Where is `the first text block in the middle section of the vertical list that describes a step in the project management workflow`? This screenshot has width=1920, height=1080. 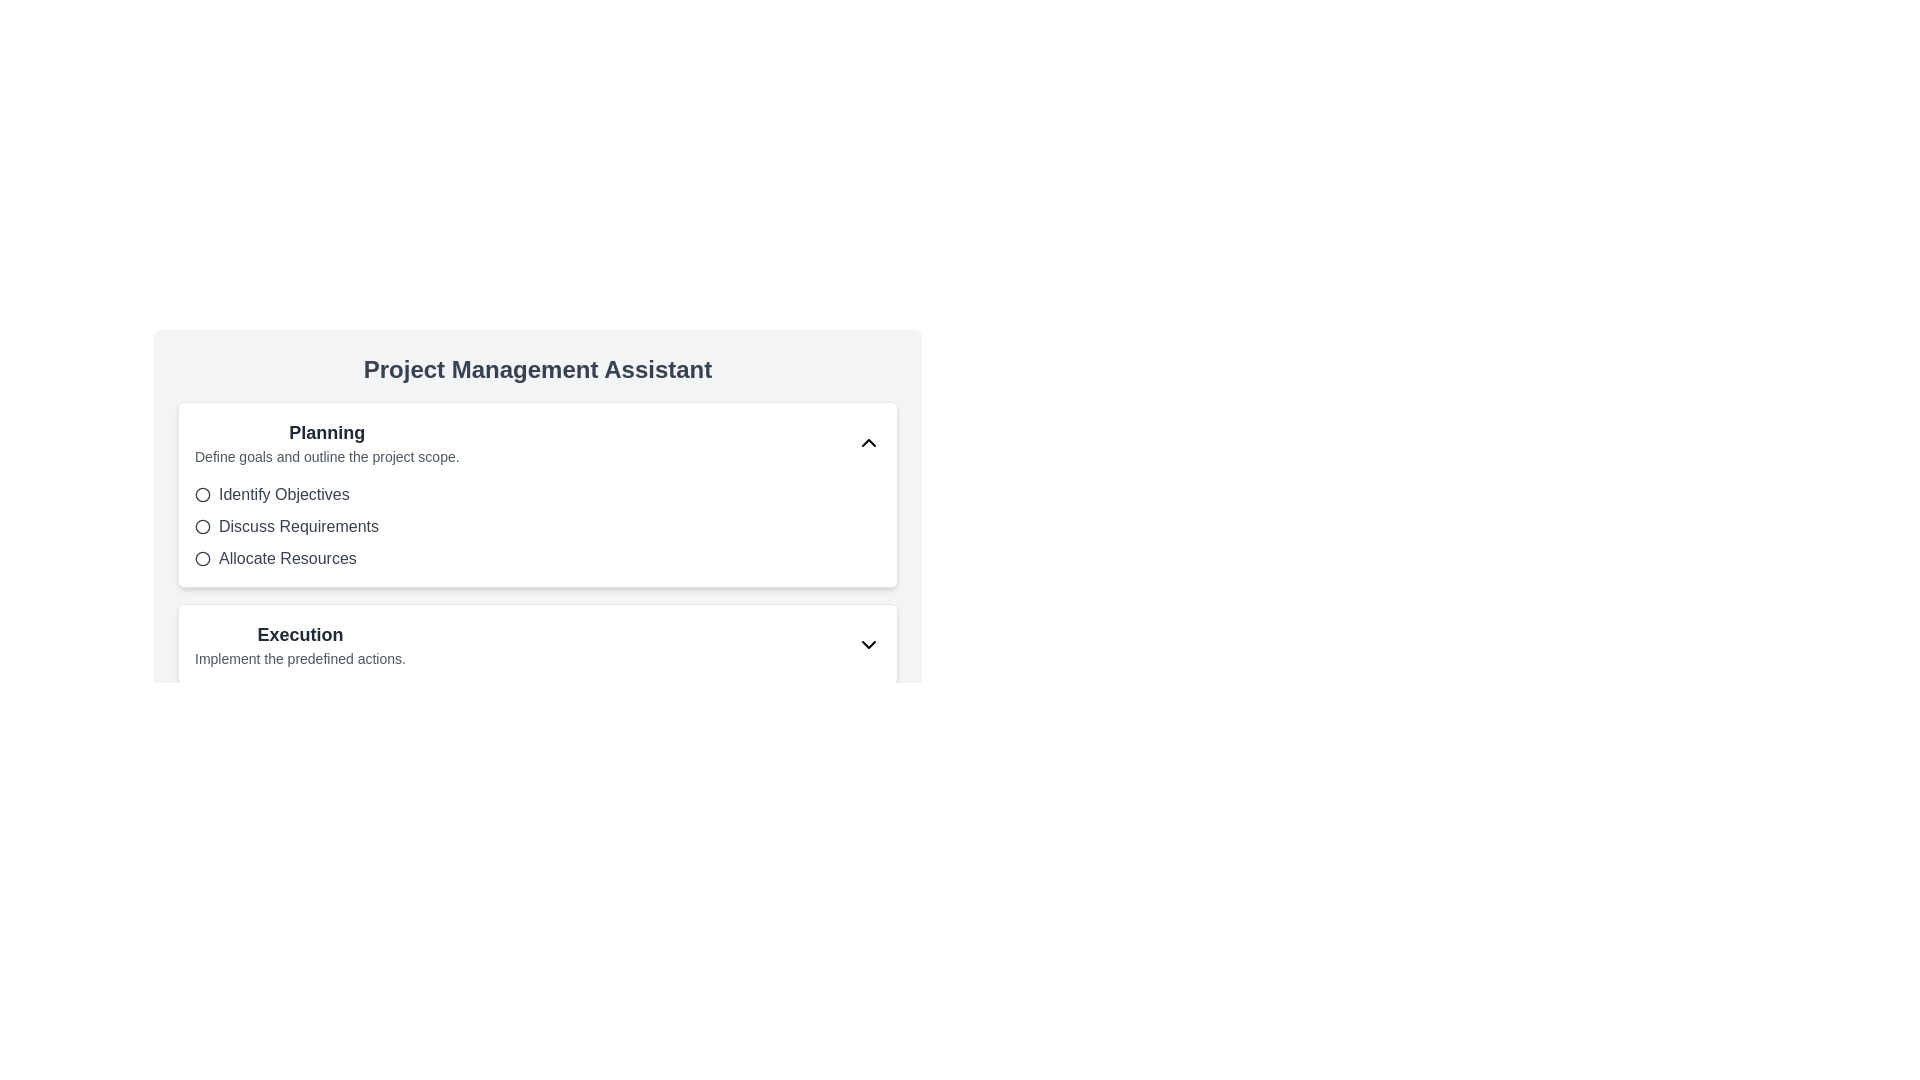 the first text block in the middle section of the vertical list that describes a step in the project management workflow is located at coordinates (327, 442).